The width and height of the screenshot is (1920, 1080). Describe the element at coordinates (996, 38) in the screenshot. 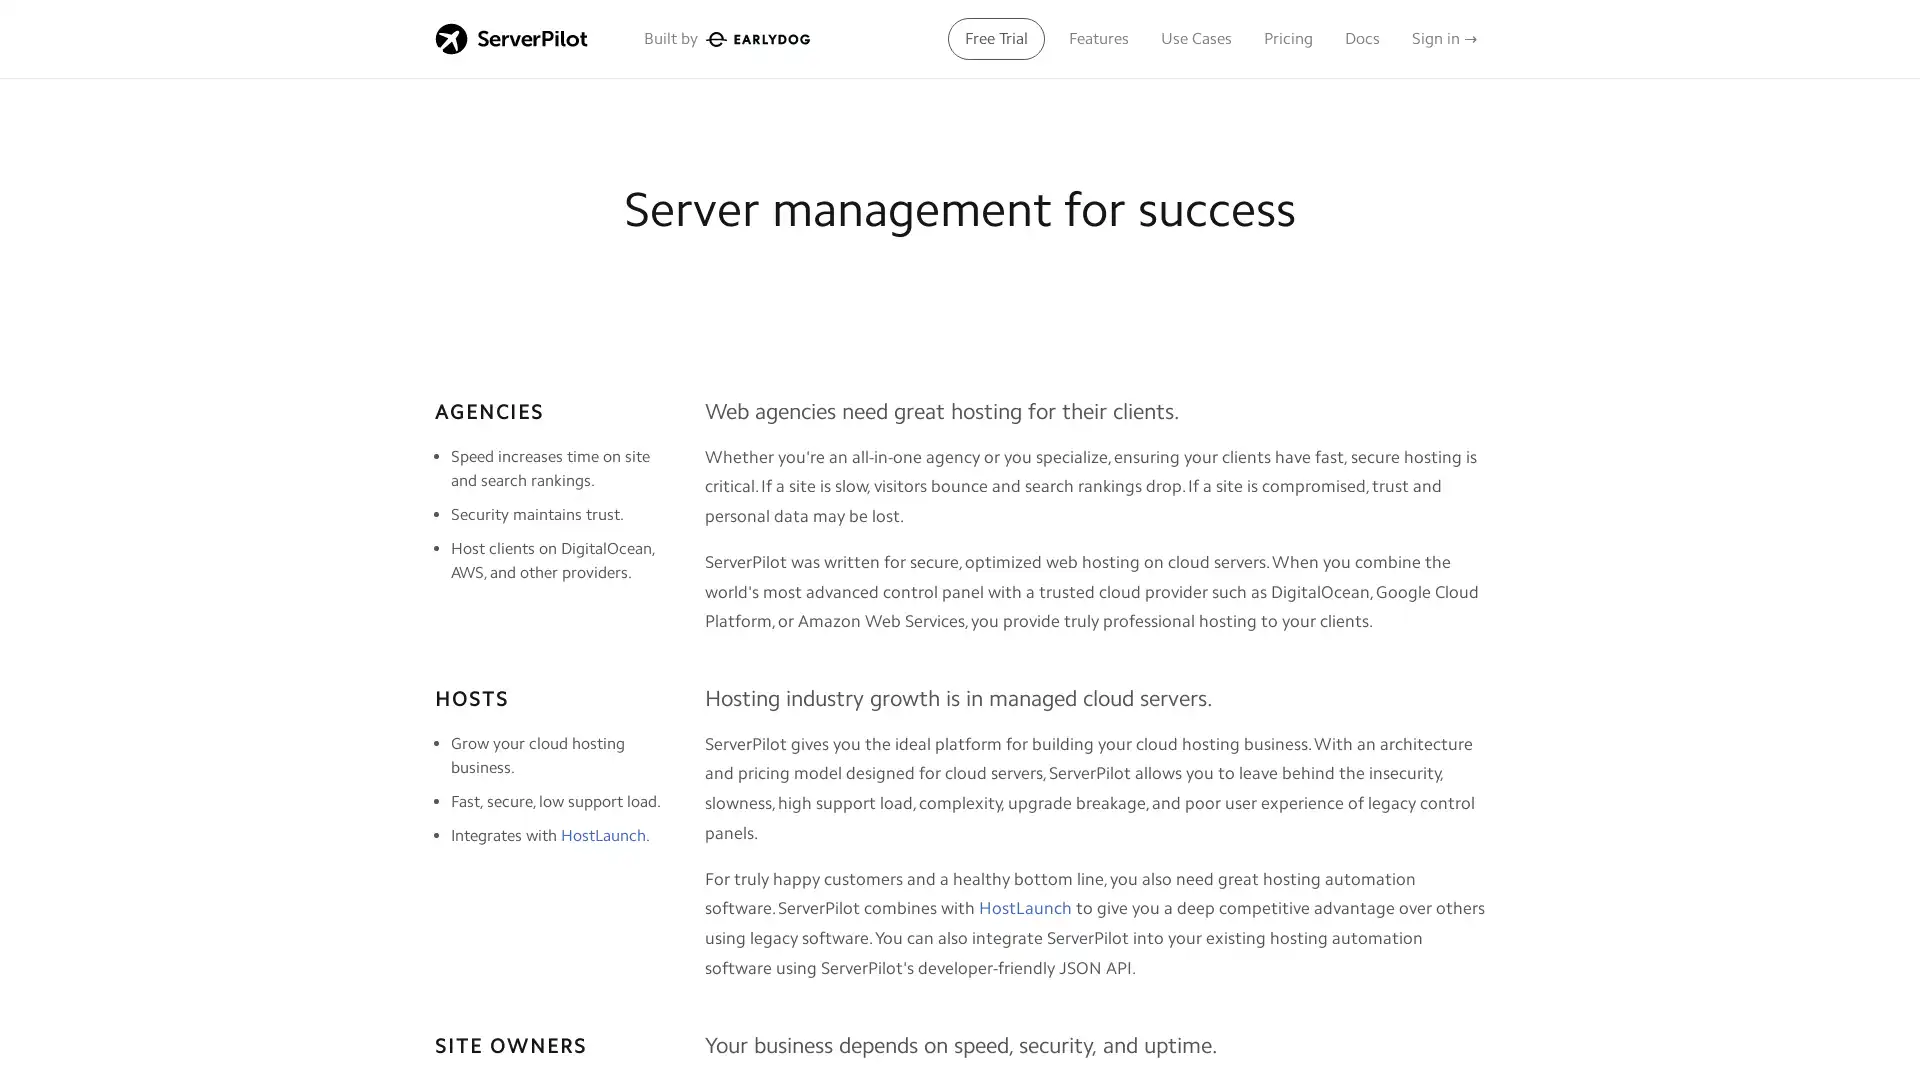

I see `Free Trial` at that location.